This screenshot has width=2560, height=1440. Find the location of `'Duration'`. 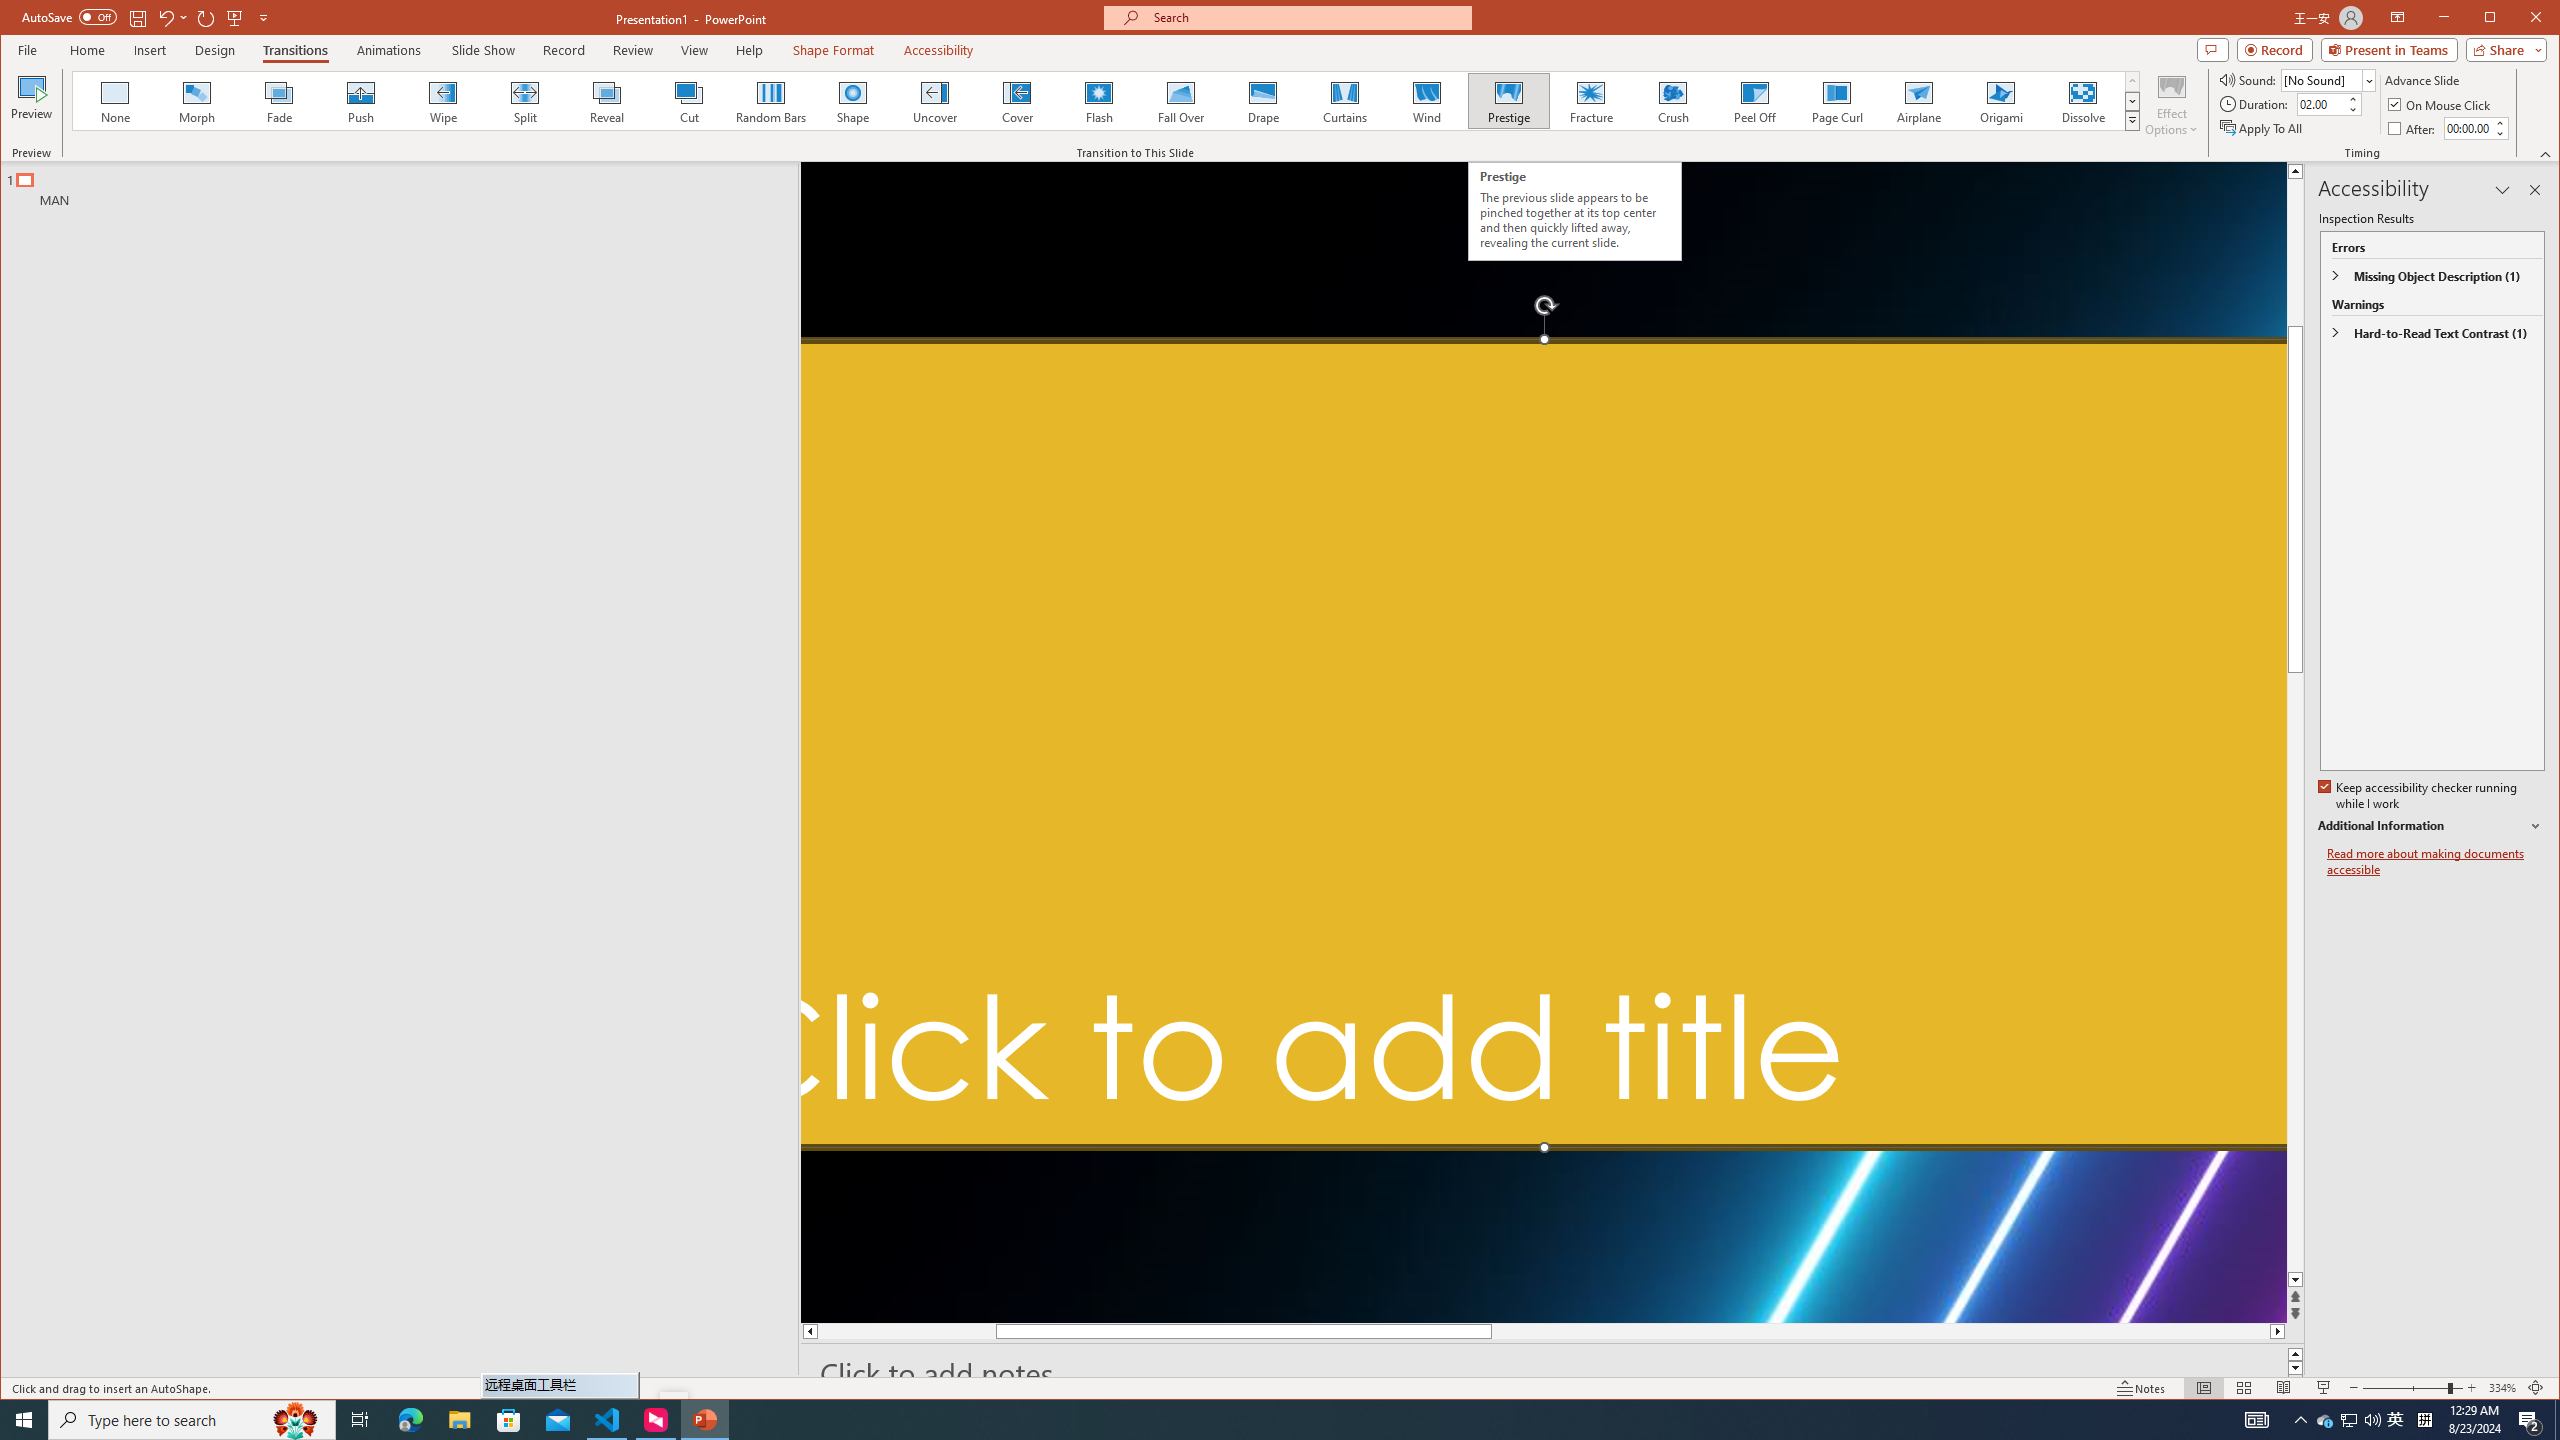

'Duration' is located at coordinates (2320, 103).